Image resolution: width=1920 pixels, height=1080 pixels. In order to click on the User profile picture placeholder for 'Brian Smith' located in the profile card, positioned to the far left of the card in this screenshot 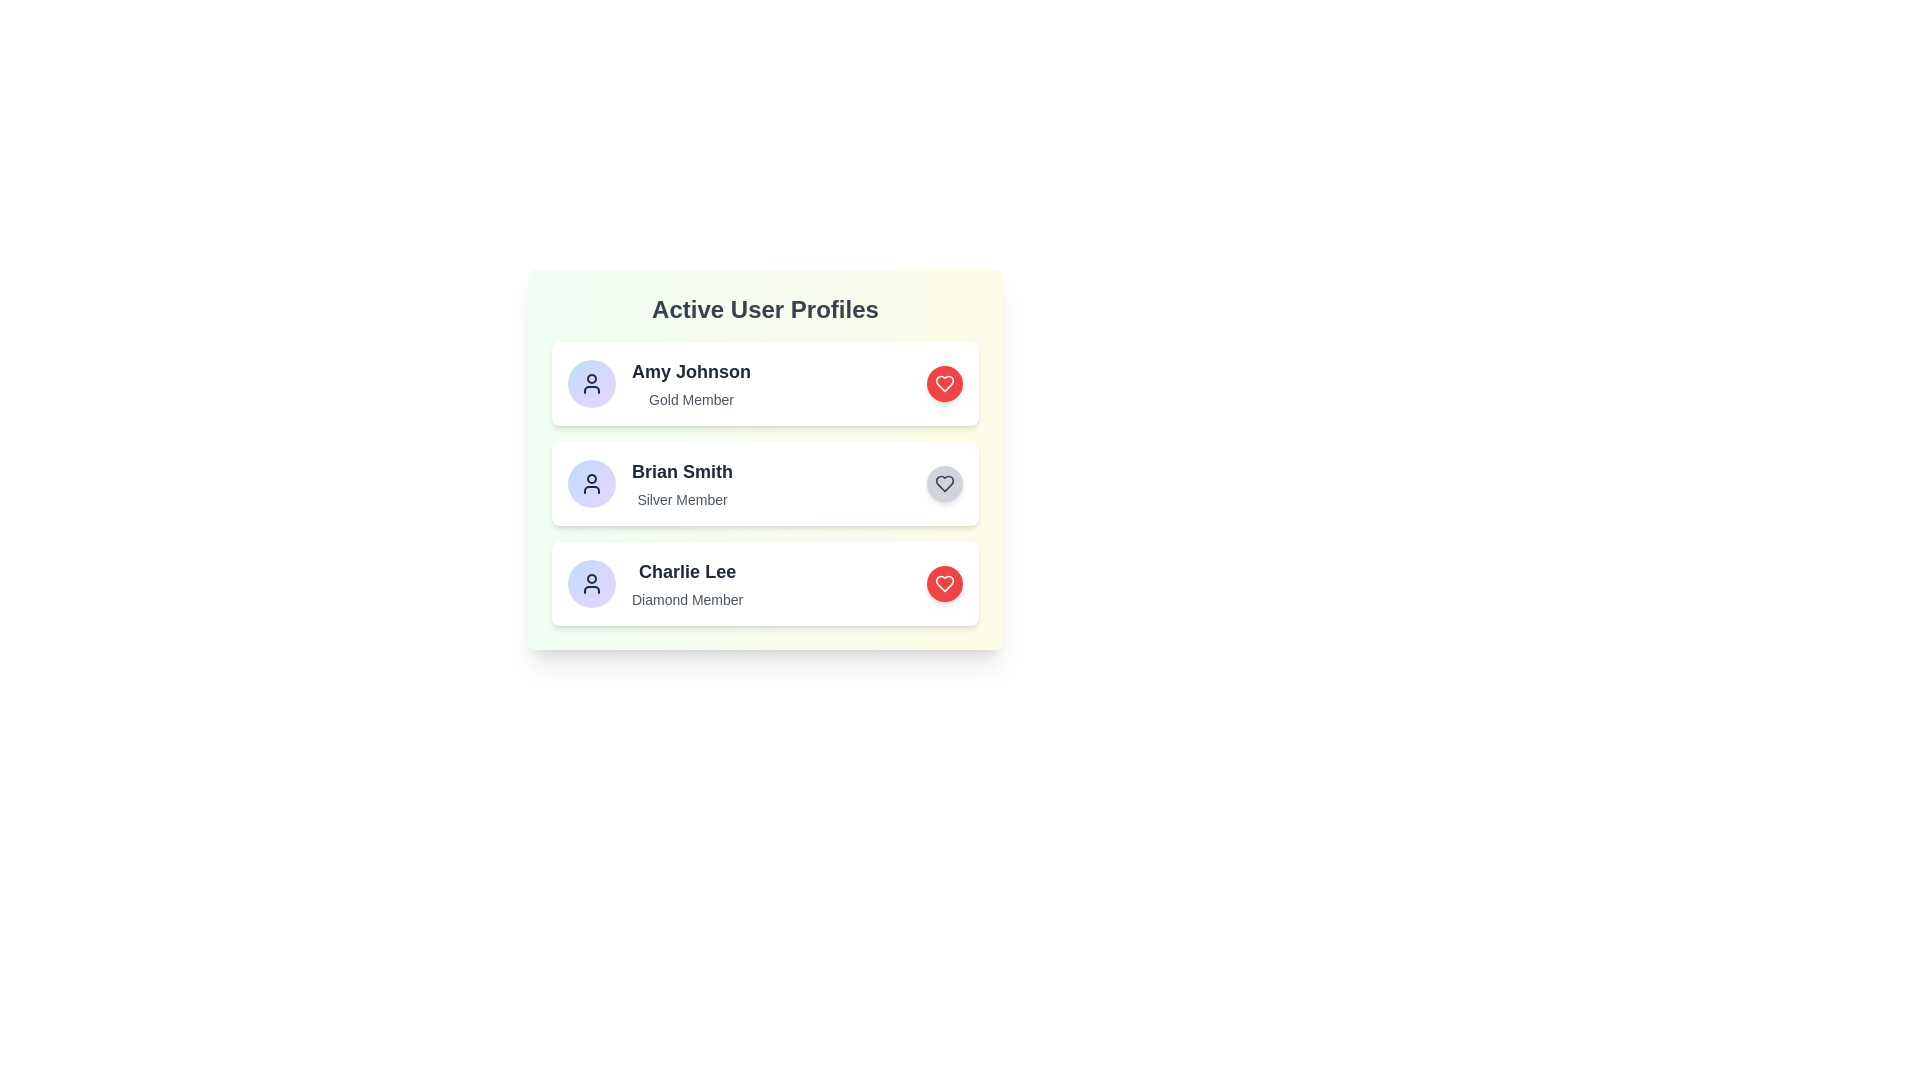, I will do `click(590, 483)`.